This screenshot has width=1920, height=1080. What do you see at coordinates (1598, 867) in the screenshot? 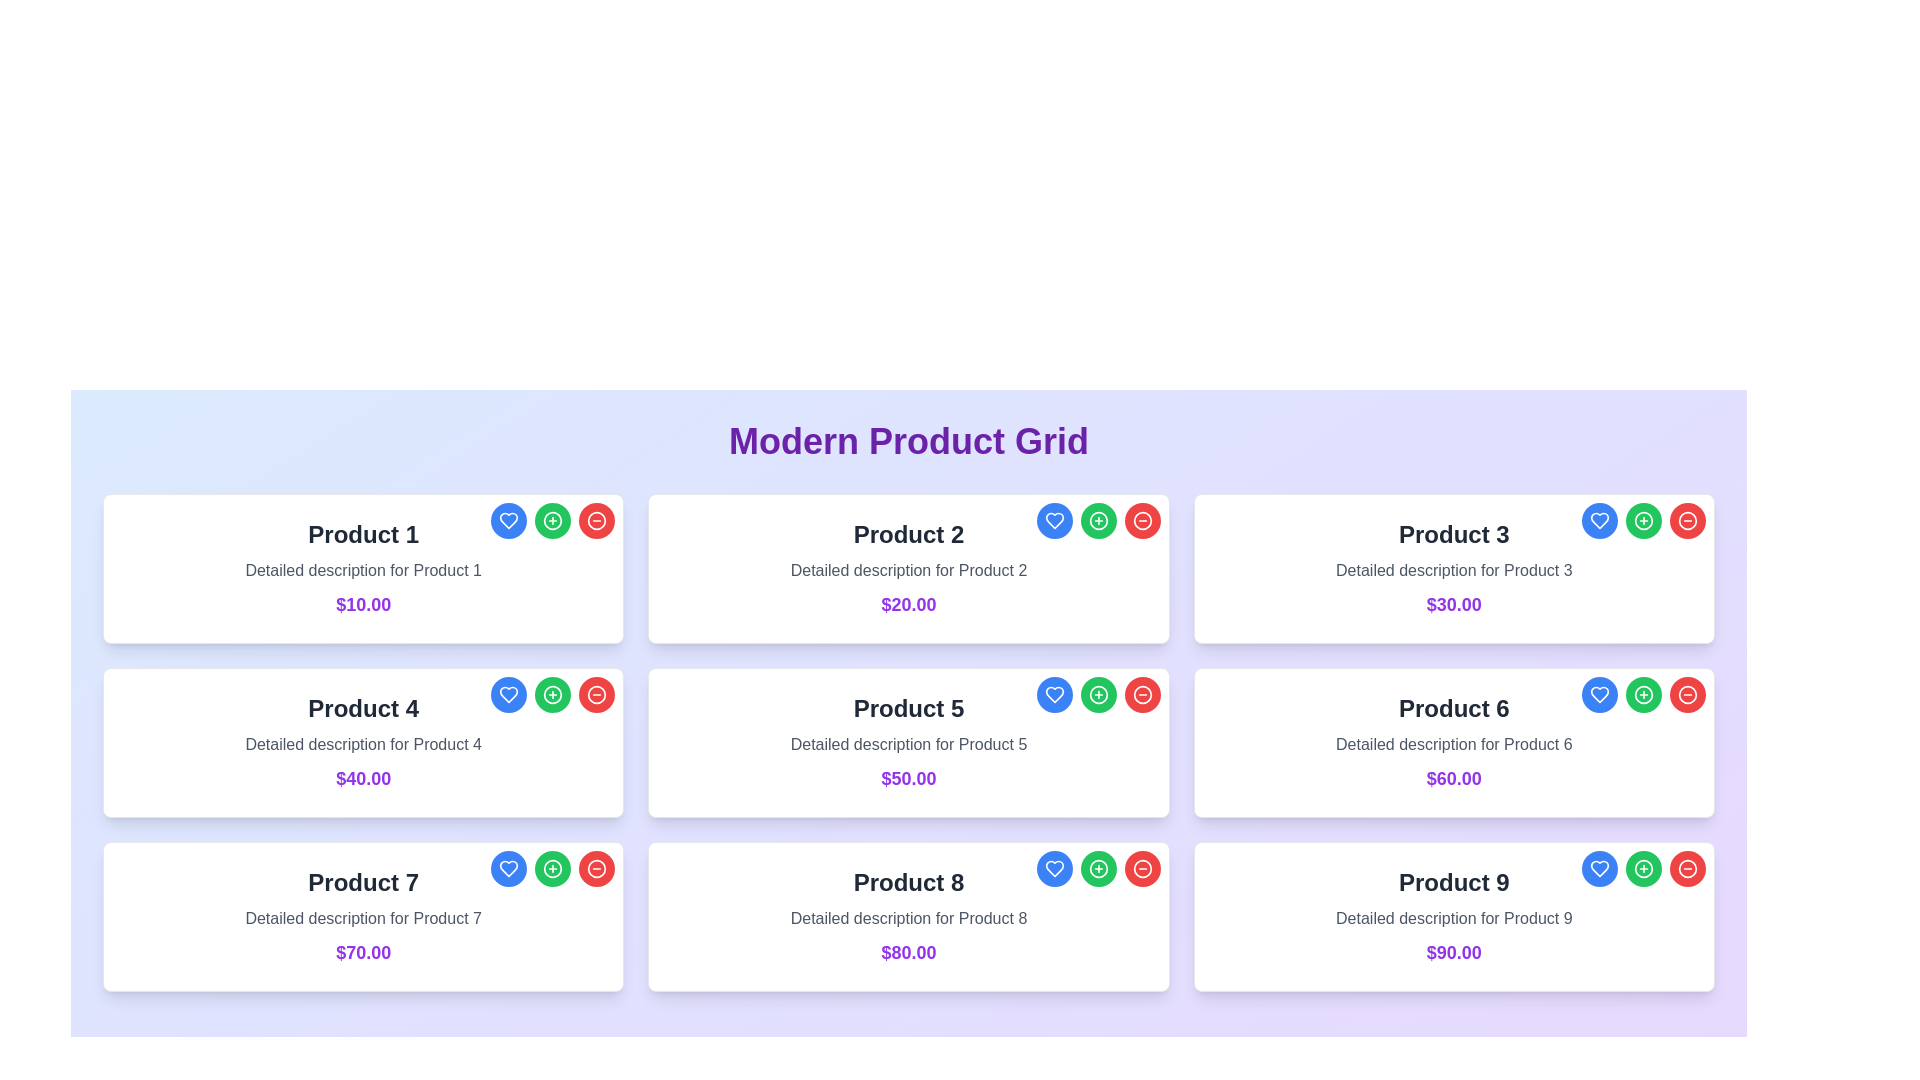
I see `the top-left icon button in the rightmost circular button group of Product 9 to favorite or unfavorite the item` at bounding box center [1598, 867].